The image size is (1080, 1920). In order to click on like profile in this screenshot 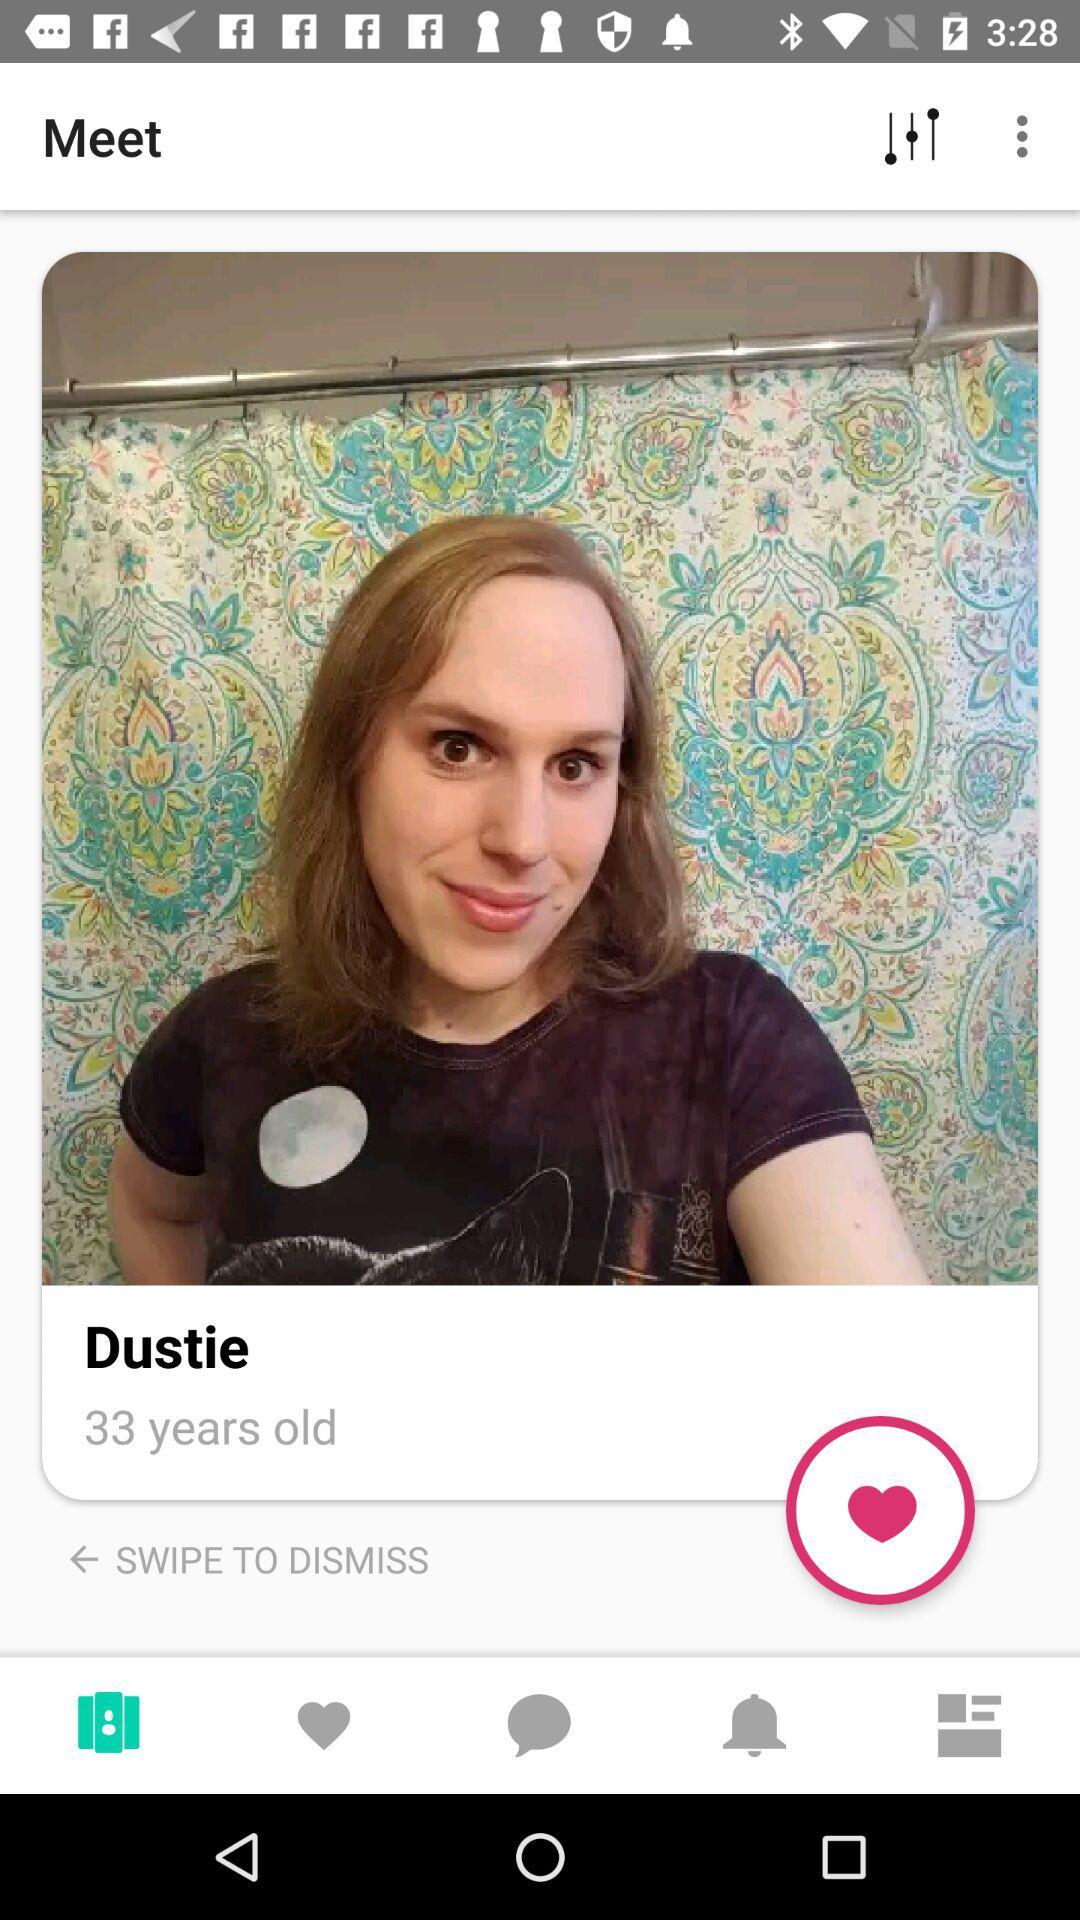, I will do `click(879, 1510)`.